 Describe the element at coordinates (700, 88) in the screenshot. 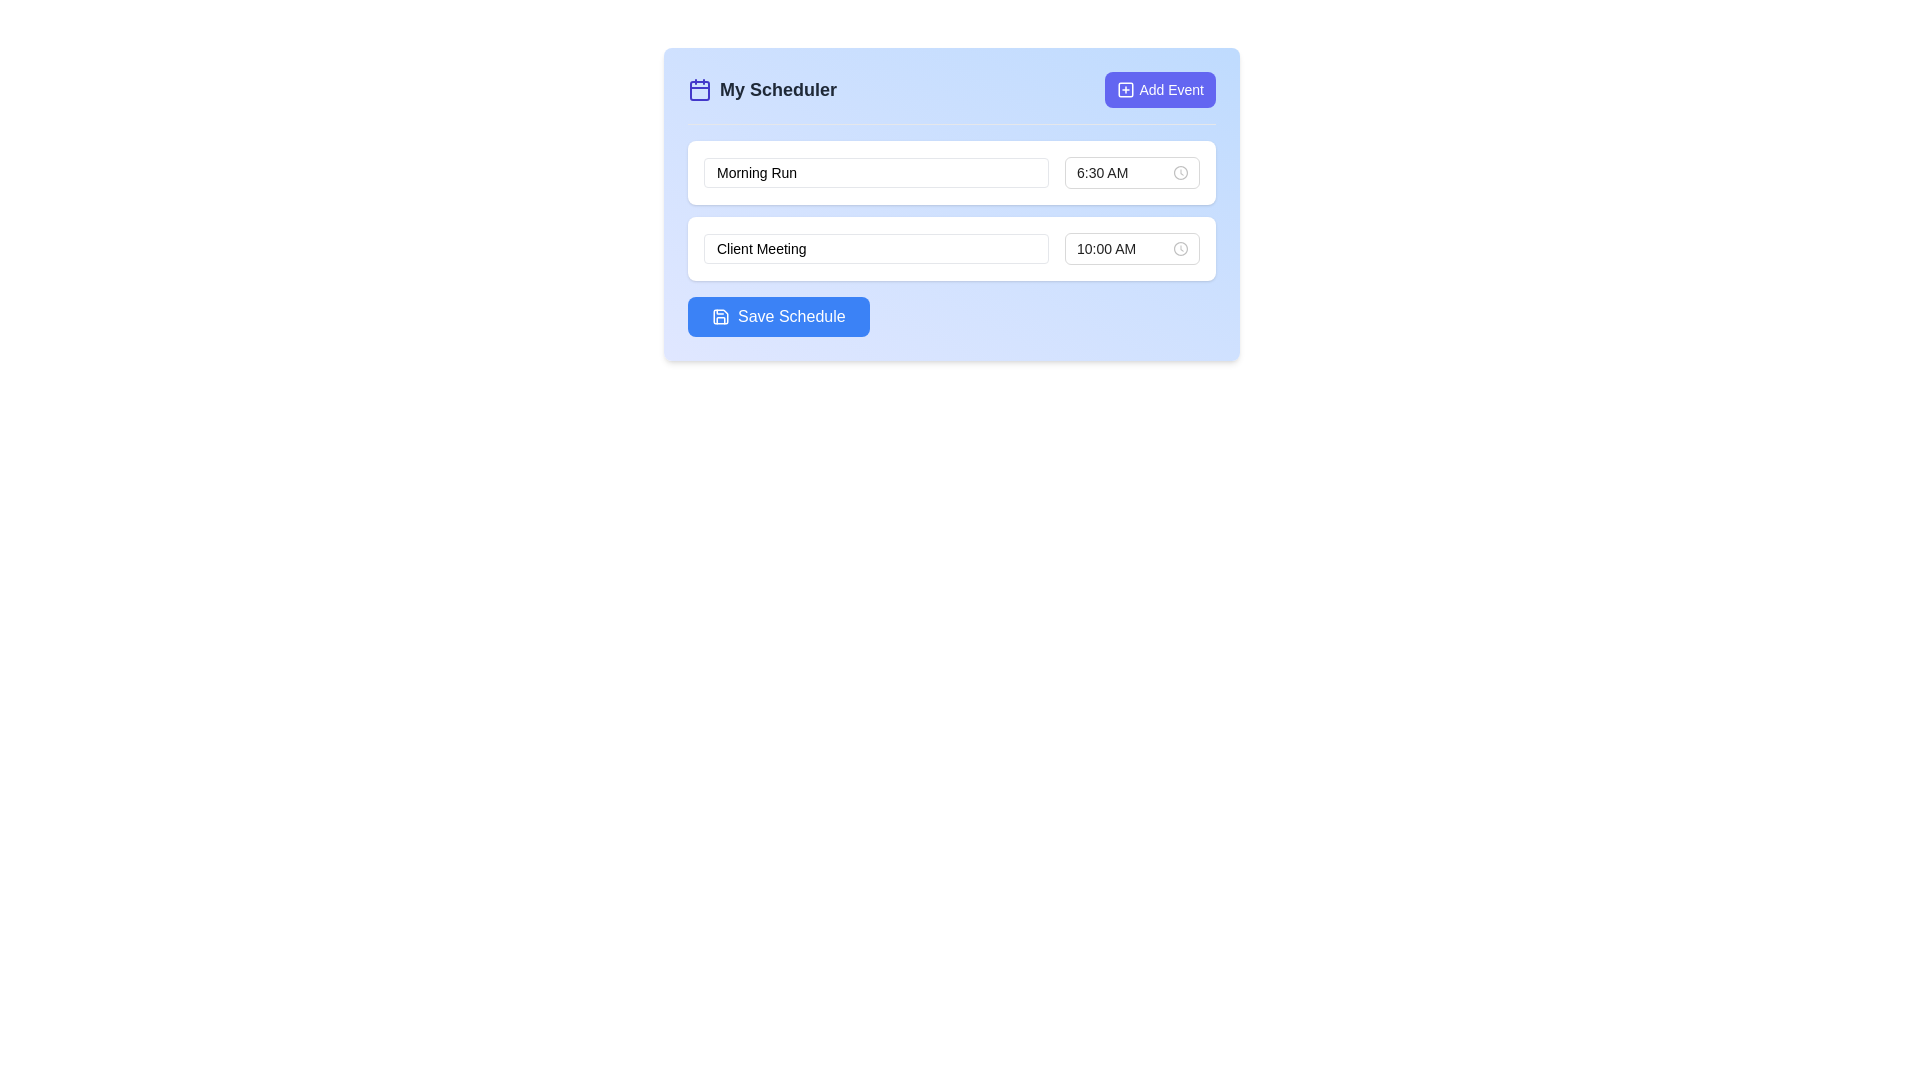

I see `the calendar icon located in the top-left corner of the header section, preceding the 'My Scheduler' text, as a visual guide` at that location.